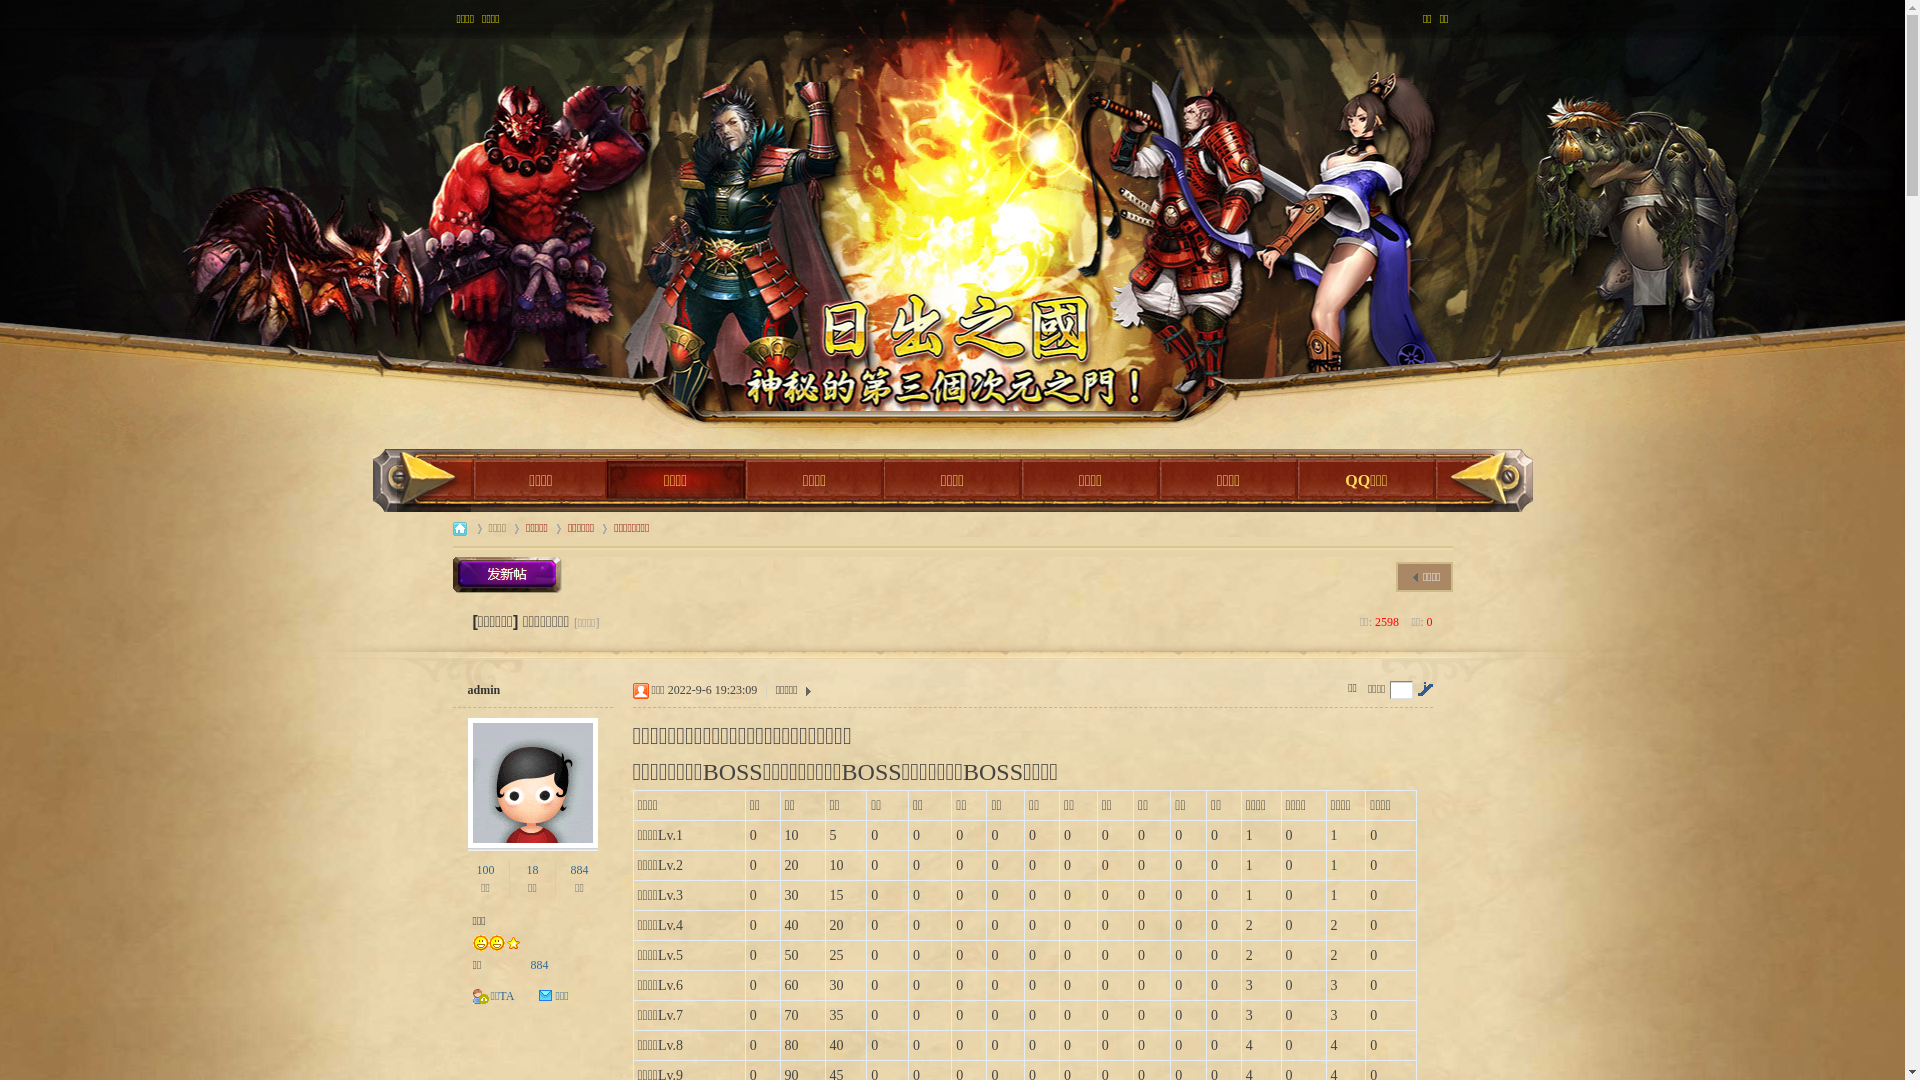  Describe the element at coordinates (485, 869) in the screenshot. I see `'100'` at that location.